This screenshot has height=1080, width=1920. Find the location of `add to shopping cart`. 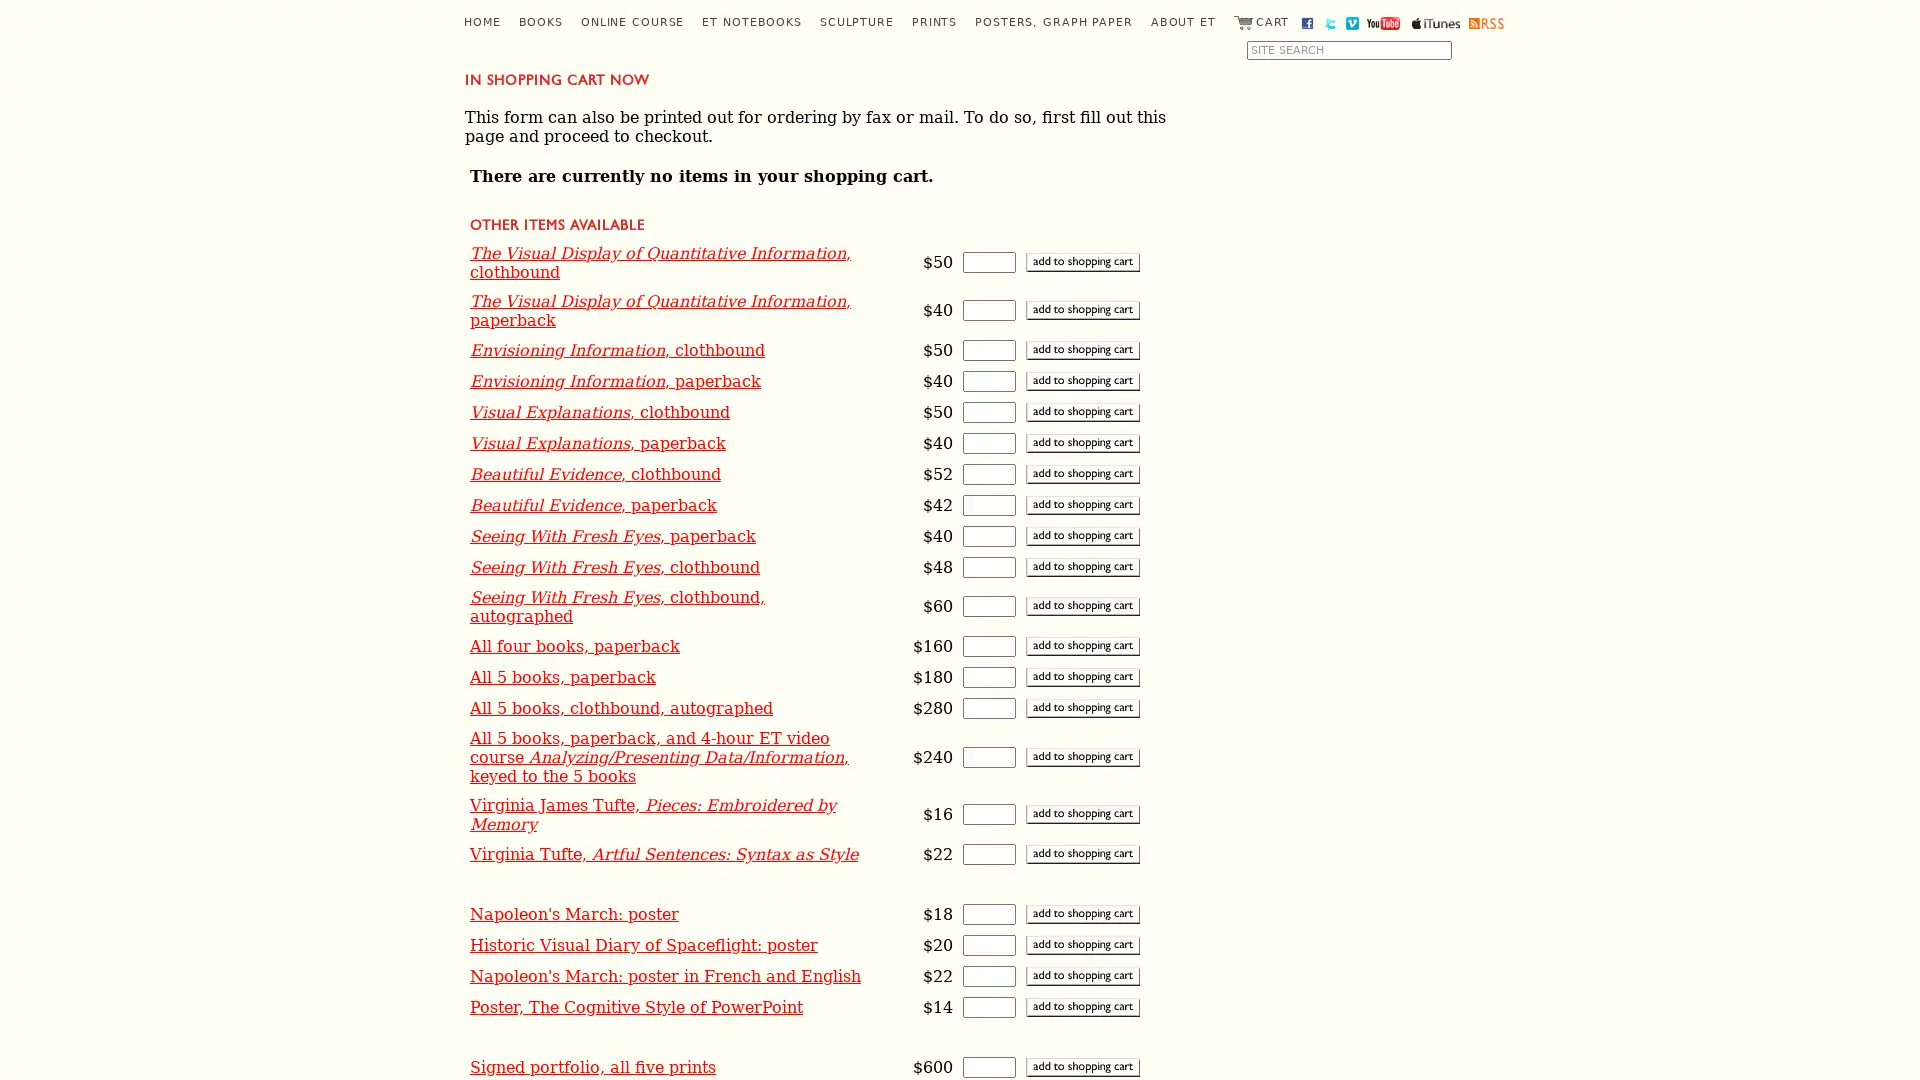

add to shopping cart is located at coordinates (1082, 310).